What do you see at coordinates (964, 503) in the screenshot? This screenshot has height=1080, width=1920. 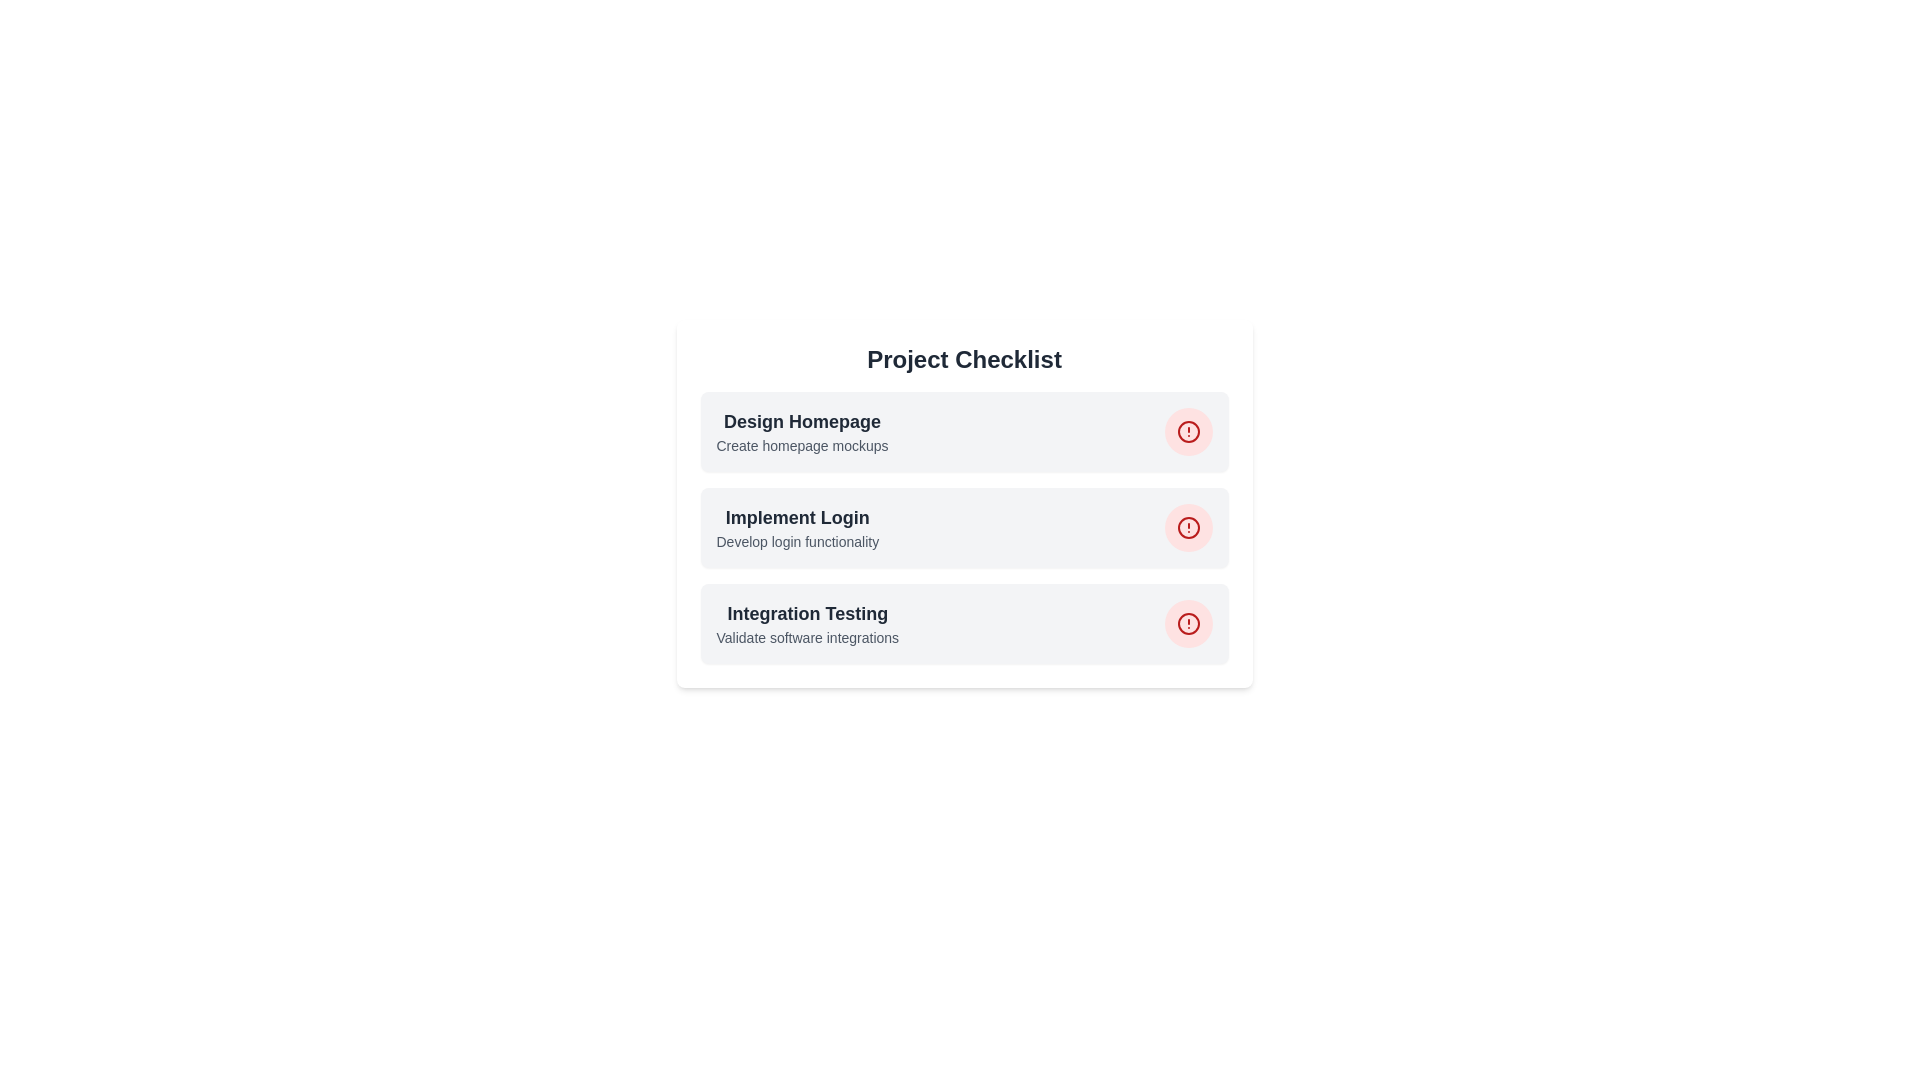 I see `the second card in the 'Project Checklist'` at bounding box center [964, 503].